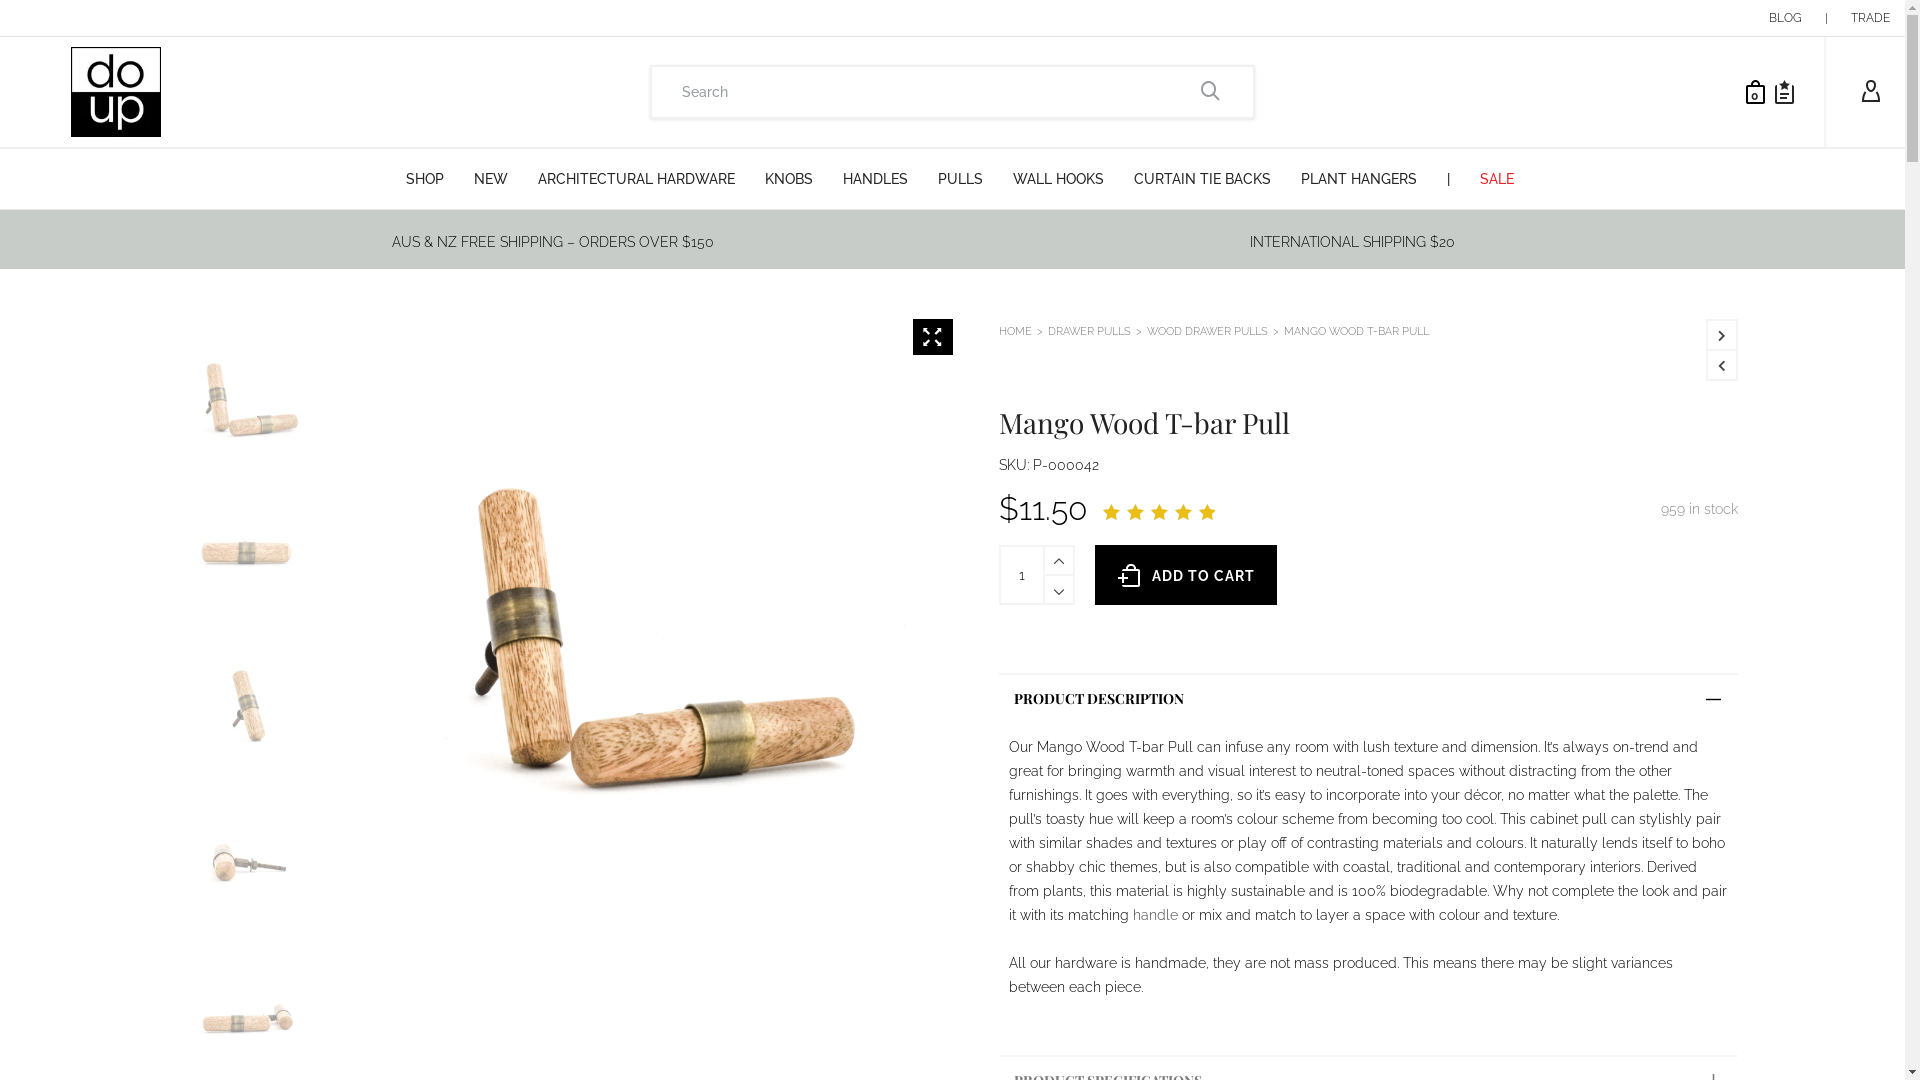 The image size is (1920, 1080). I want to click on 'PULLS', so click(960, 177).